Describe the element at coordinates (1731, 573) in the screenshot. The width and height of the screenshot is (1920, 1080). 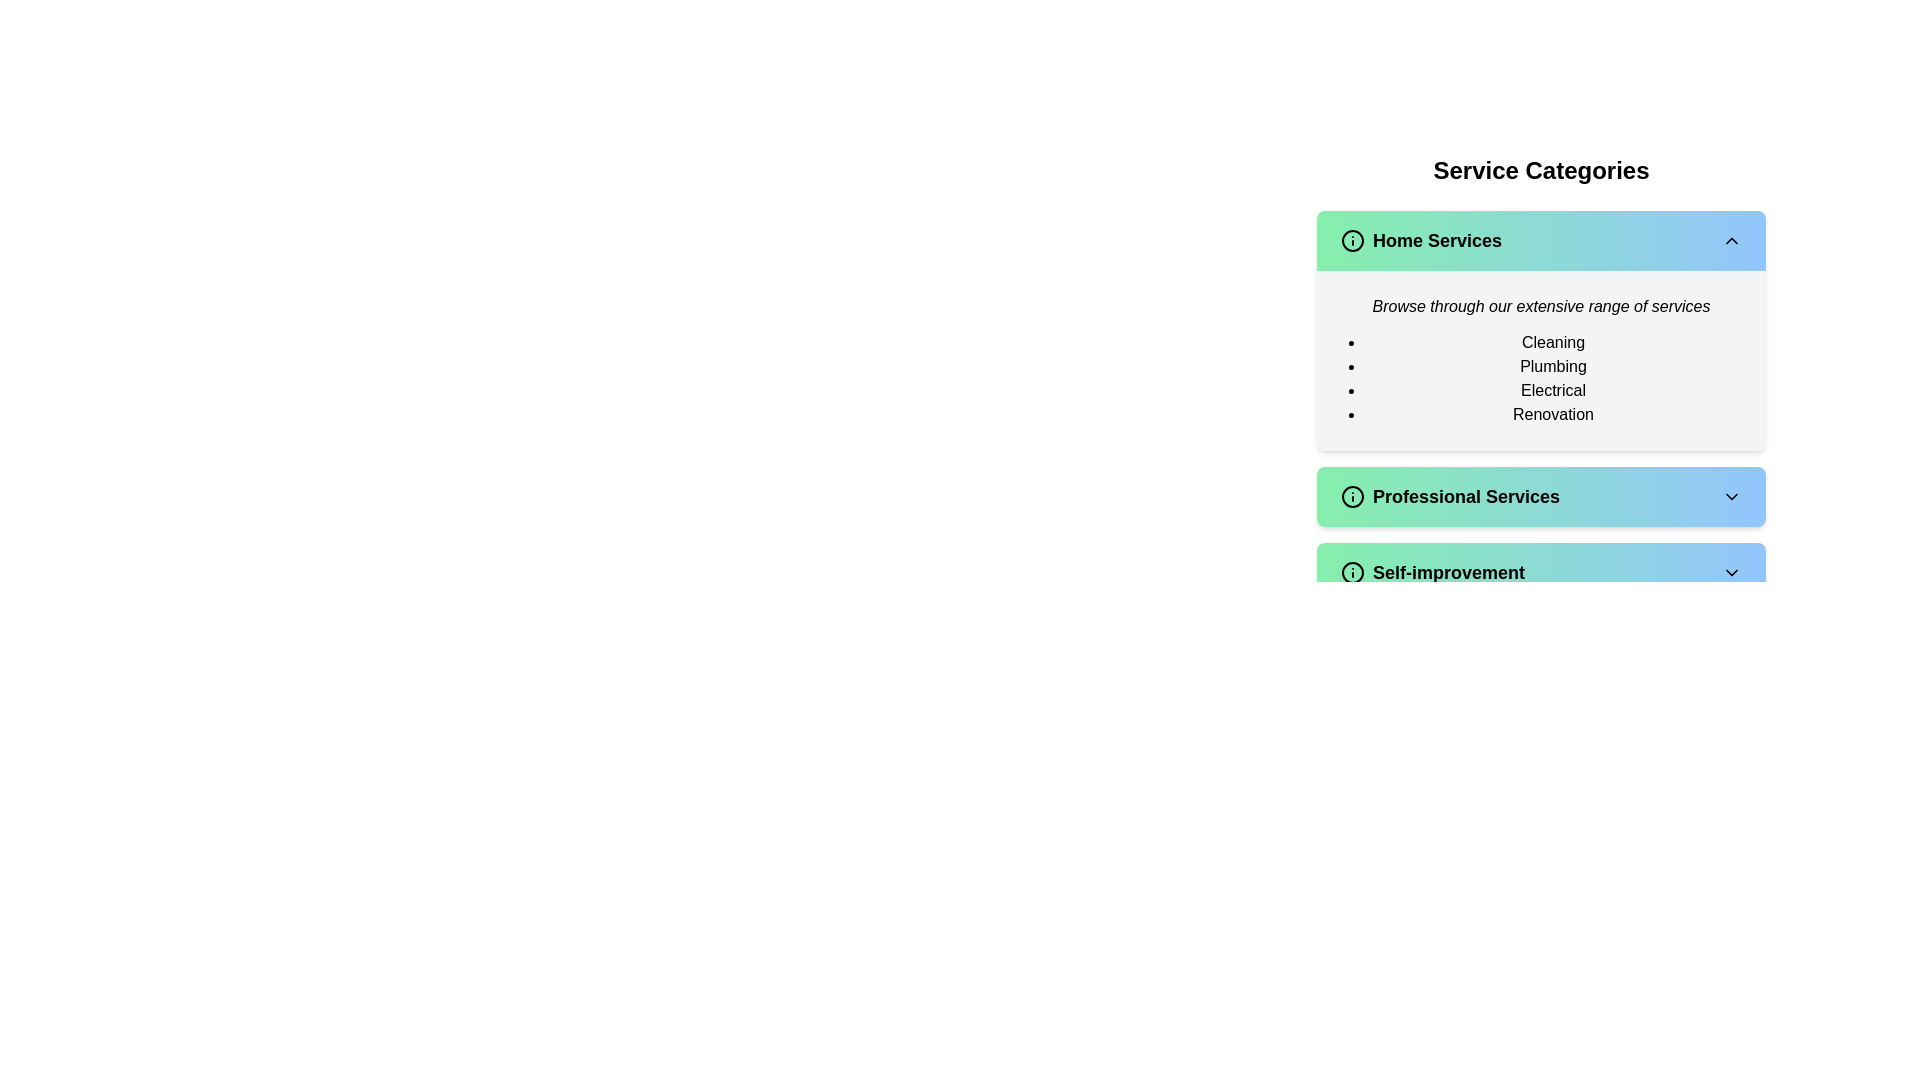
I see `the center of the downward pointing arrow icon located on the rightmost side of the 'Self-improvement' service category` at that location.